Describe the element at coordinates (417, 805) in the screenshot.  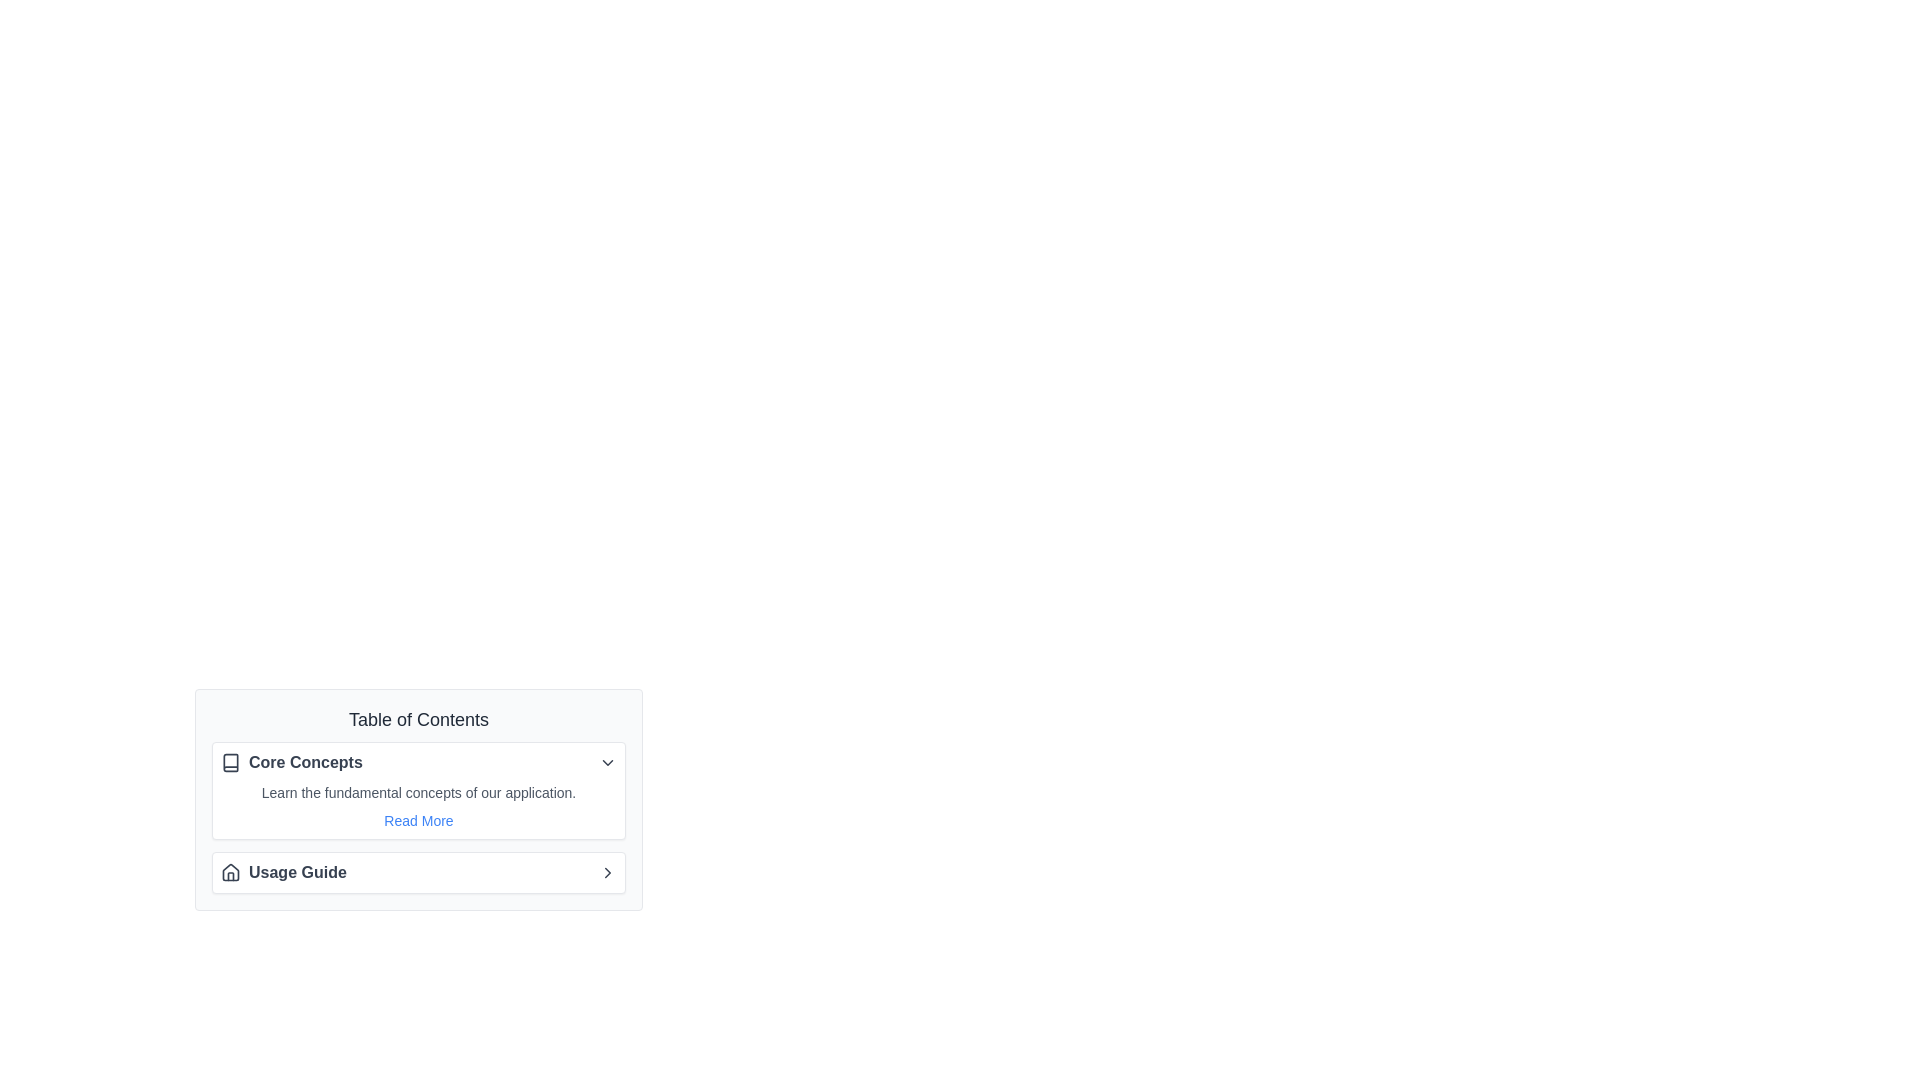
I see `the 'Read More' link in the text block that reads 'Learn the fundamental concepts of our application.' located in the 'Core Concepts' section` at that location.